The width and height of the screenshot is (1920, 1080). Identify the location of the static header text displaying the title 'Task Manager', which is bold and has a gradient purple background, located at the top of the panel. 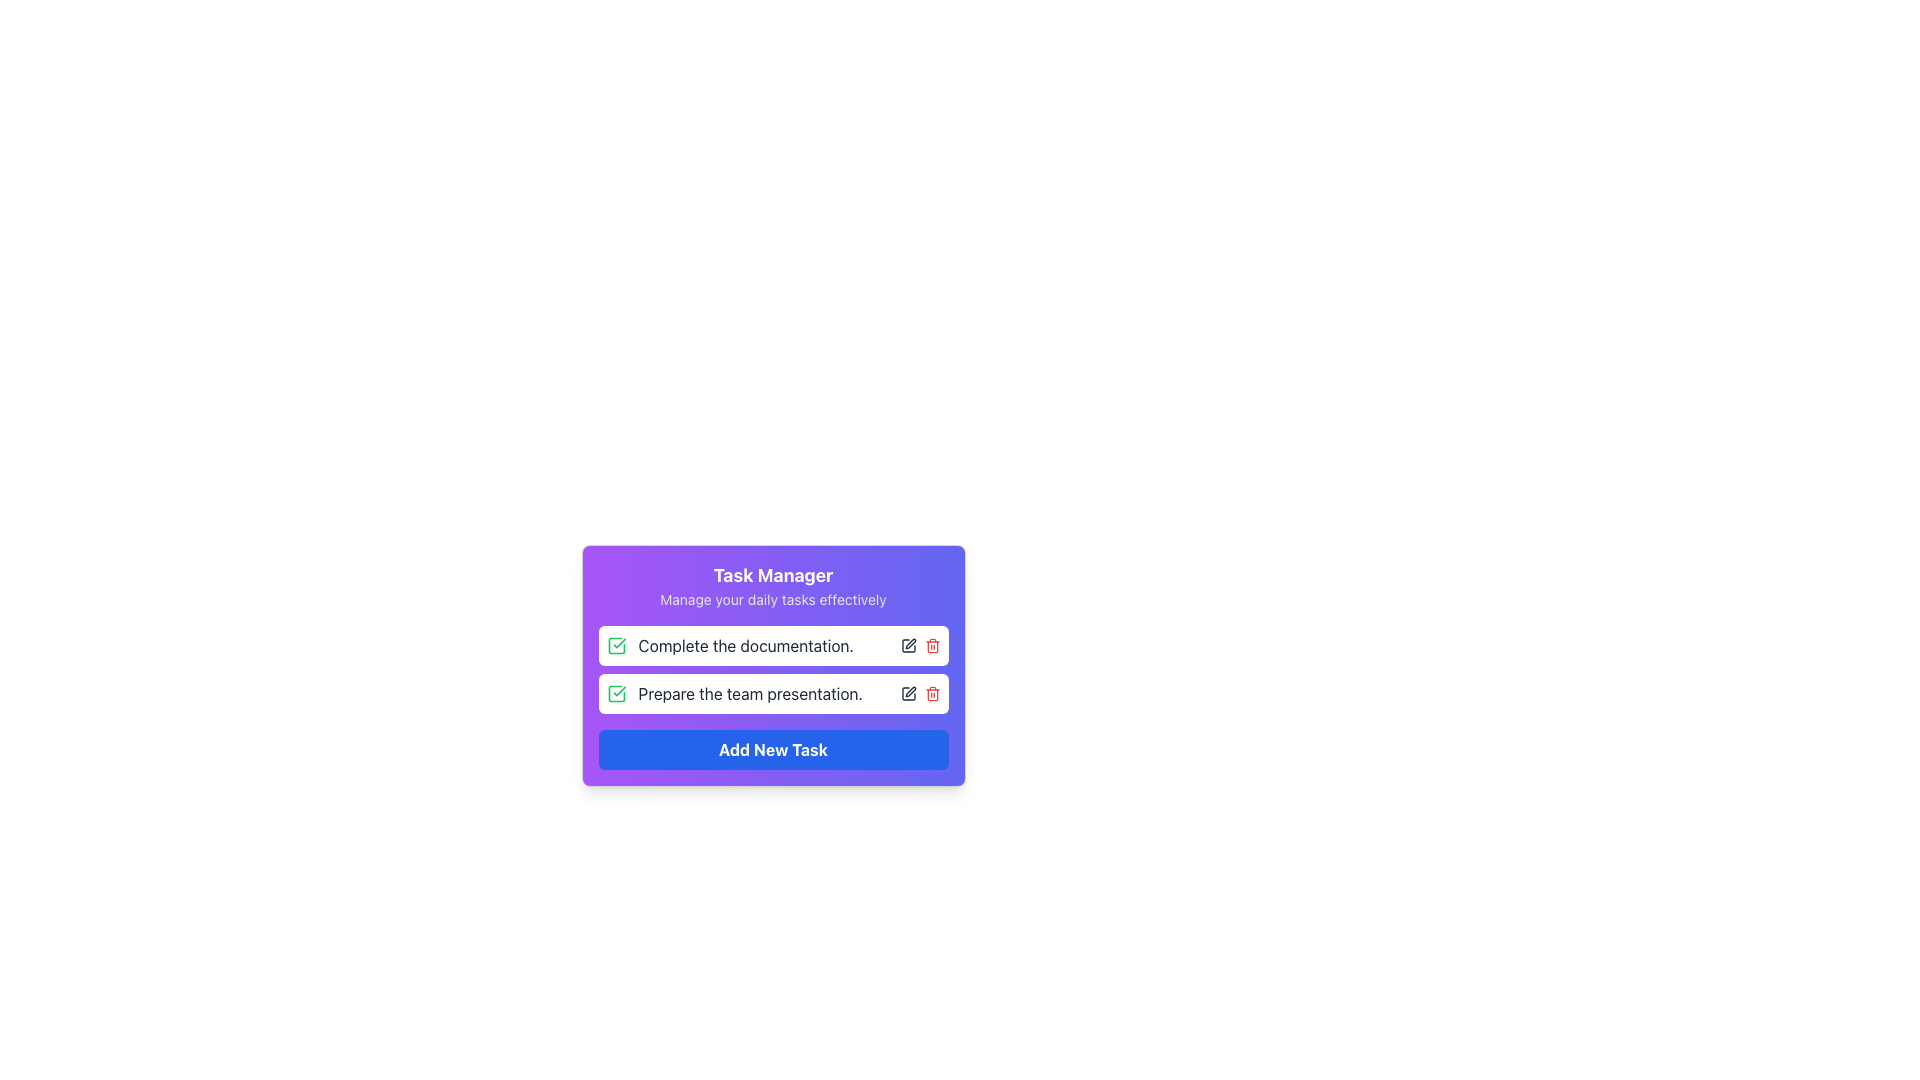
(772, 575).